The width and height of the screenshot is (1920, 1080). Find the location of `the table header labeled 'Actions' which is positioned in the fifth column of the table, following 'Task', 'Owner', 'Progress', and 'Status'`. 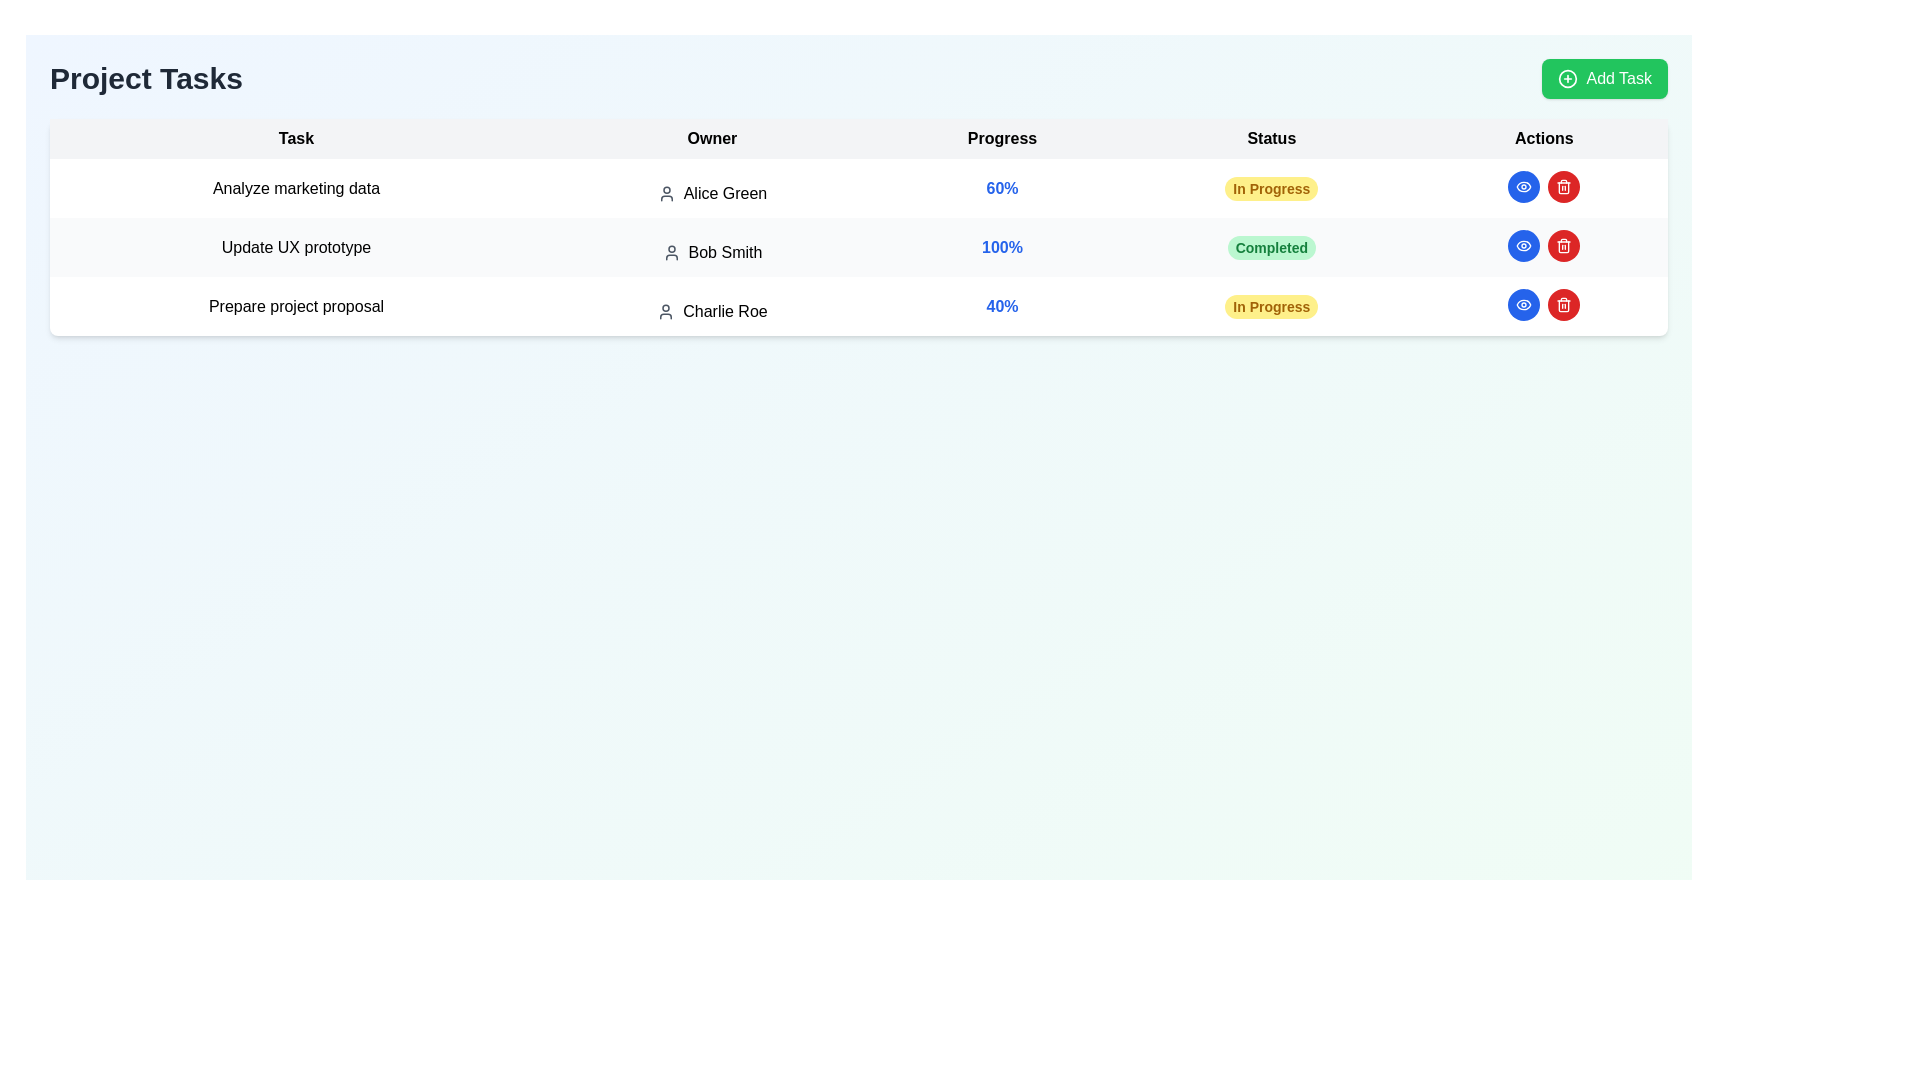

the table header labeled 'Actions' which is positioned in the fifth column of the table, following 'Task', 'Owner', 'Progress', and 'Status' is located at coordinates (1543, 137).